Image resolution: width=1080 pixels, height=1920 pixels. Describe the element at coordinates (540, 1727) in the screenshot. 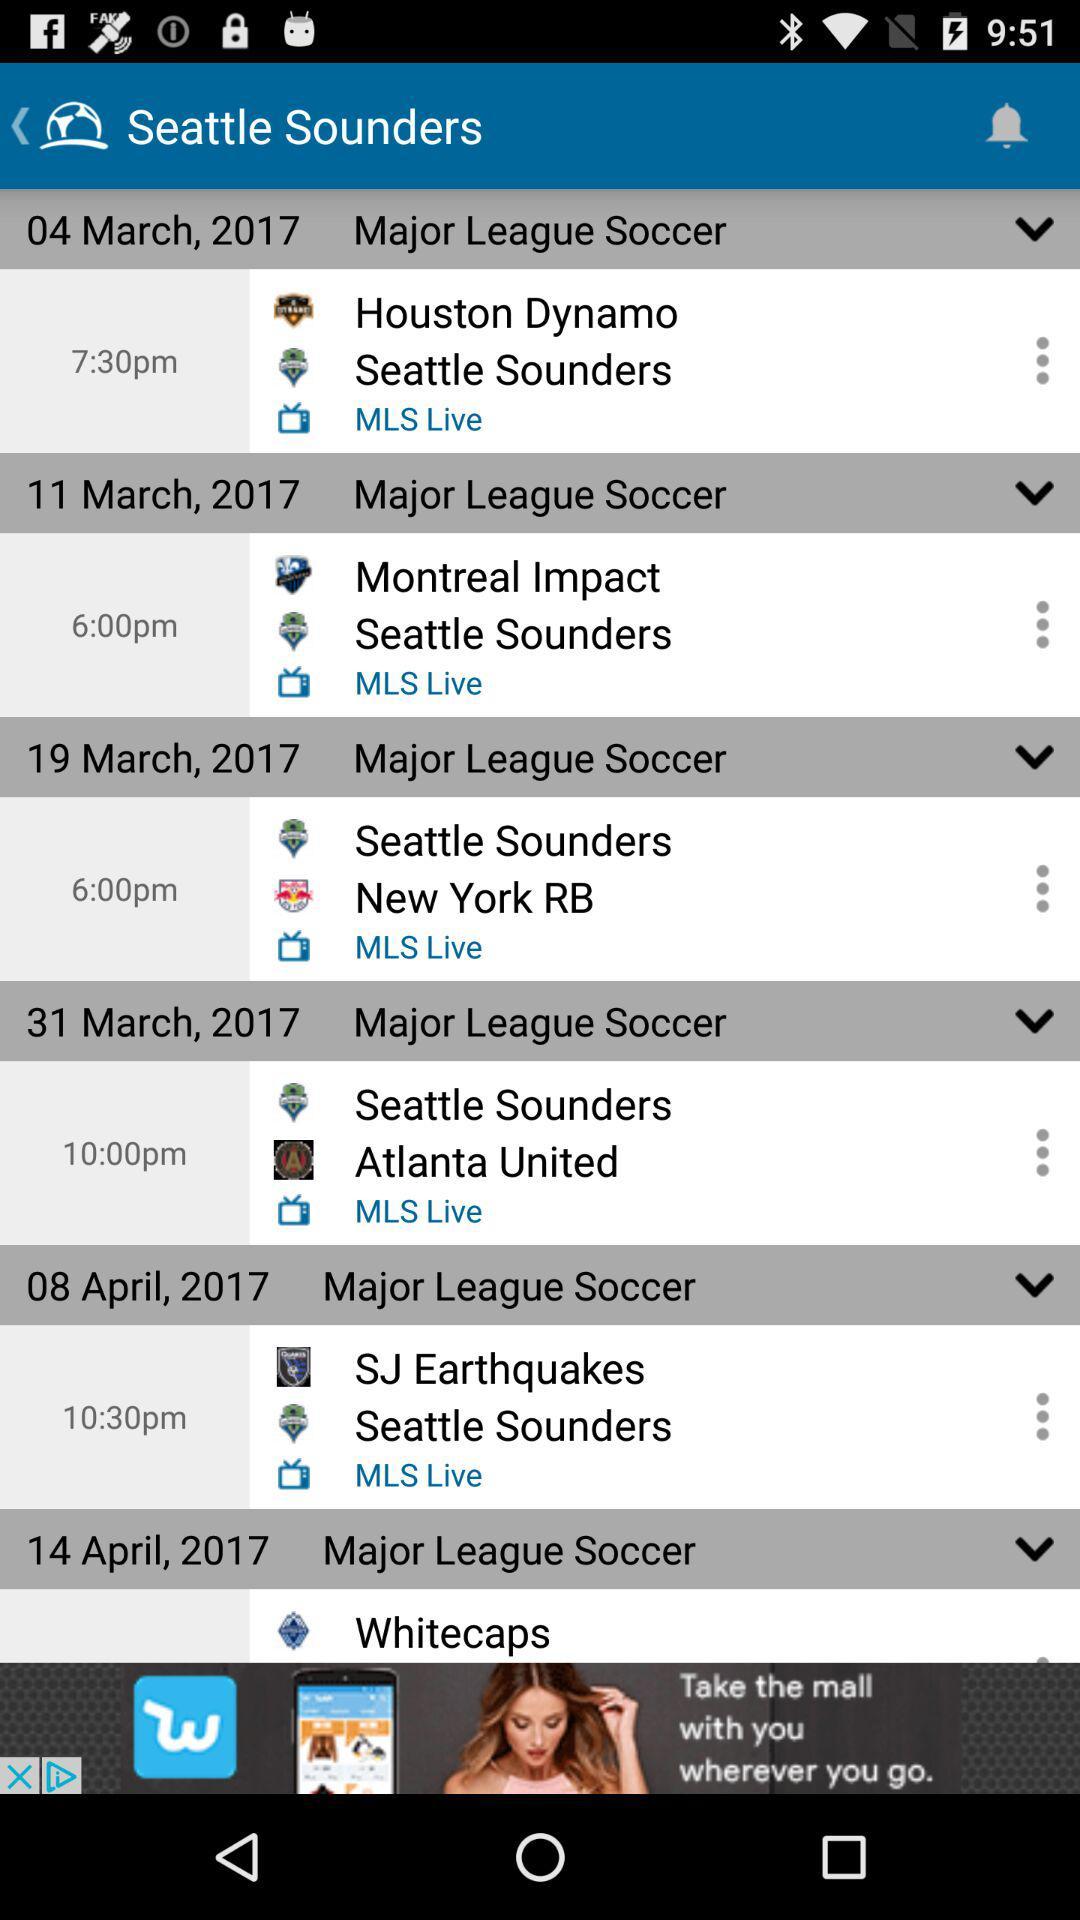

I see `wish advertisement page` at that location.